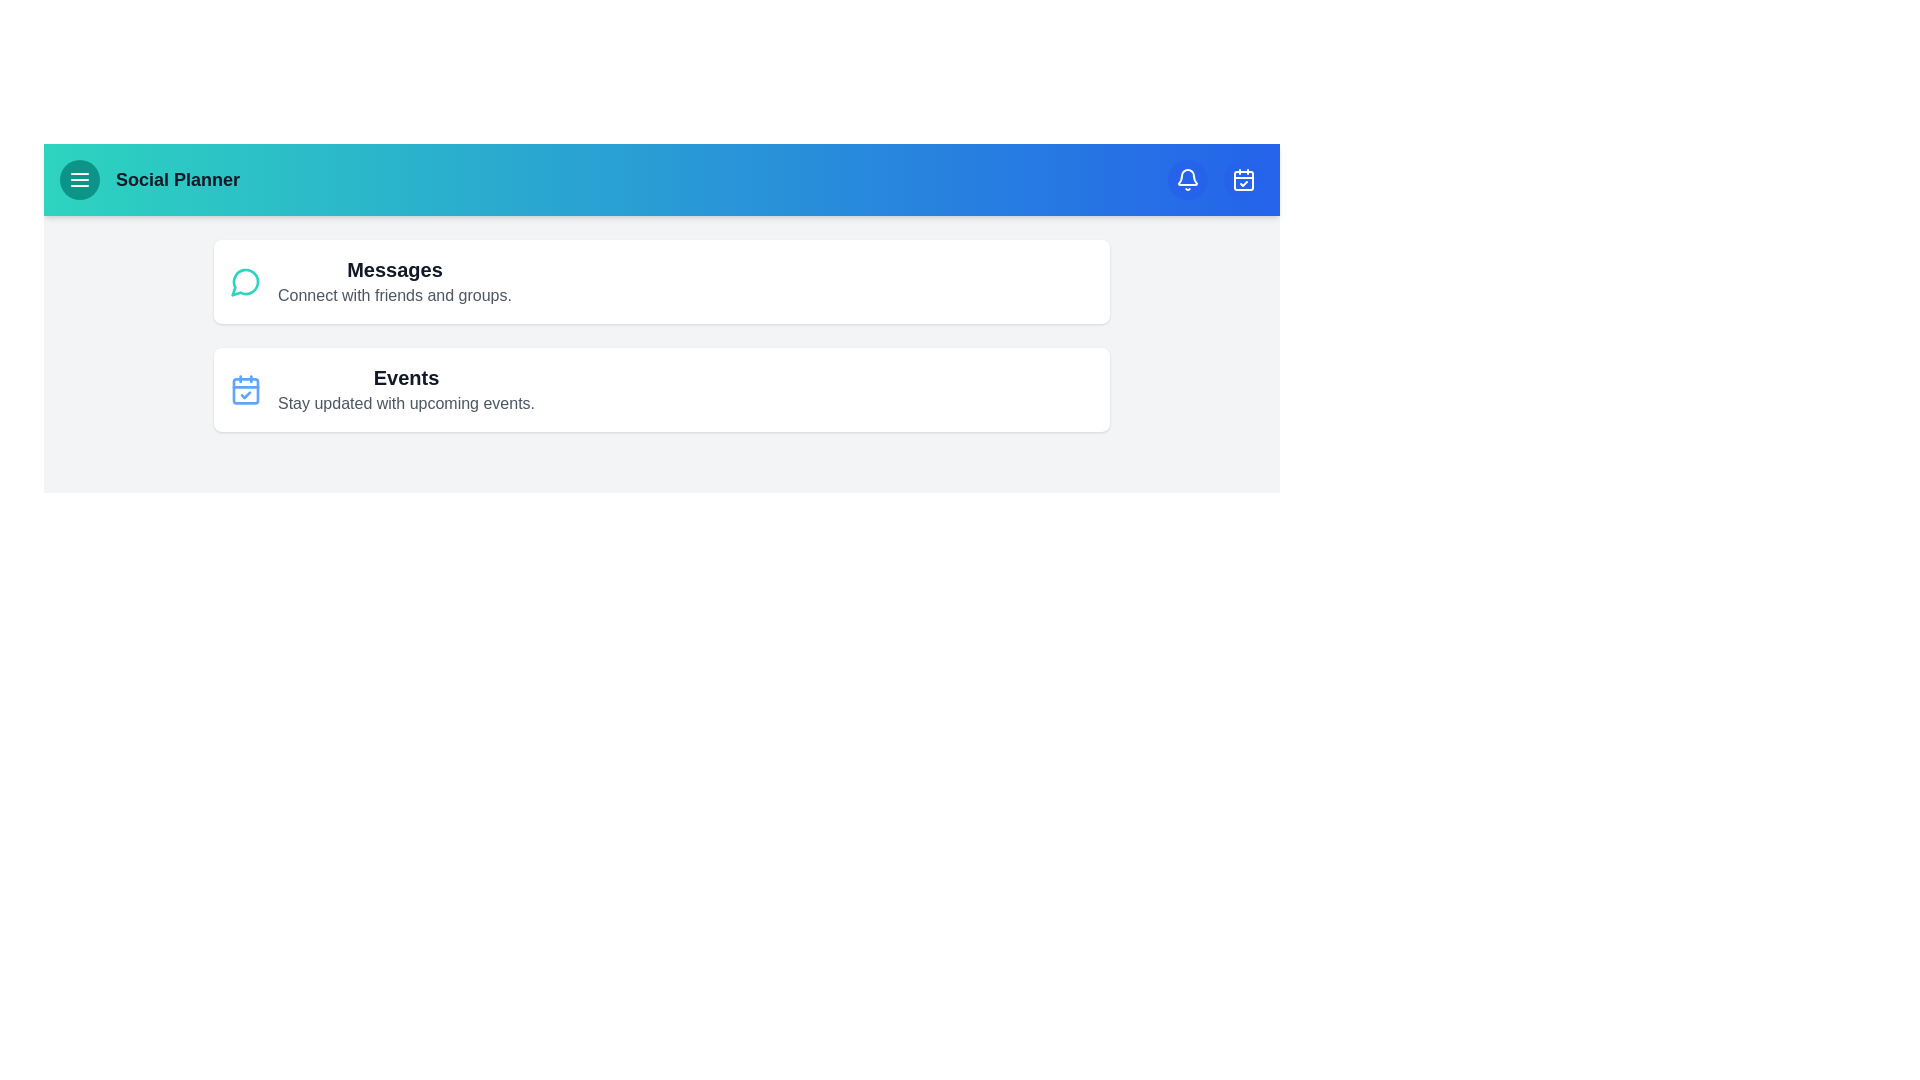  I want to click on the 'Messages' section to interact with it, so click(394, 281).